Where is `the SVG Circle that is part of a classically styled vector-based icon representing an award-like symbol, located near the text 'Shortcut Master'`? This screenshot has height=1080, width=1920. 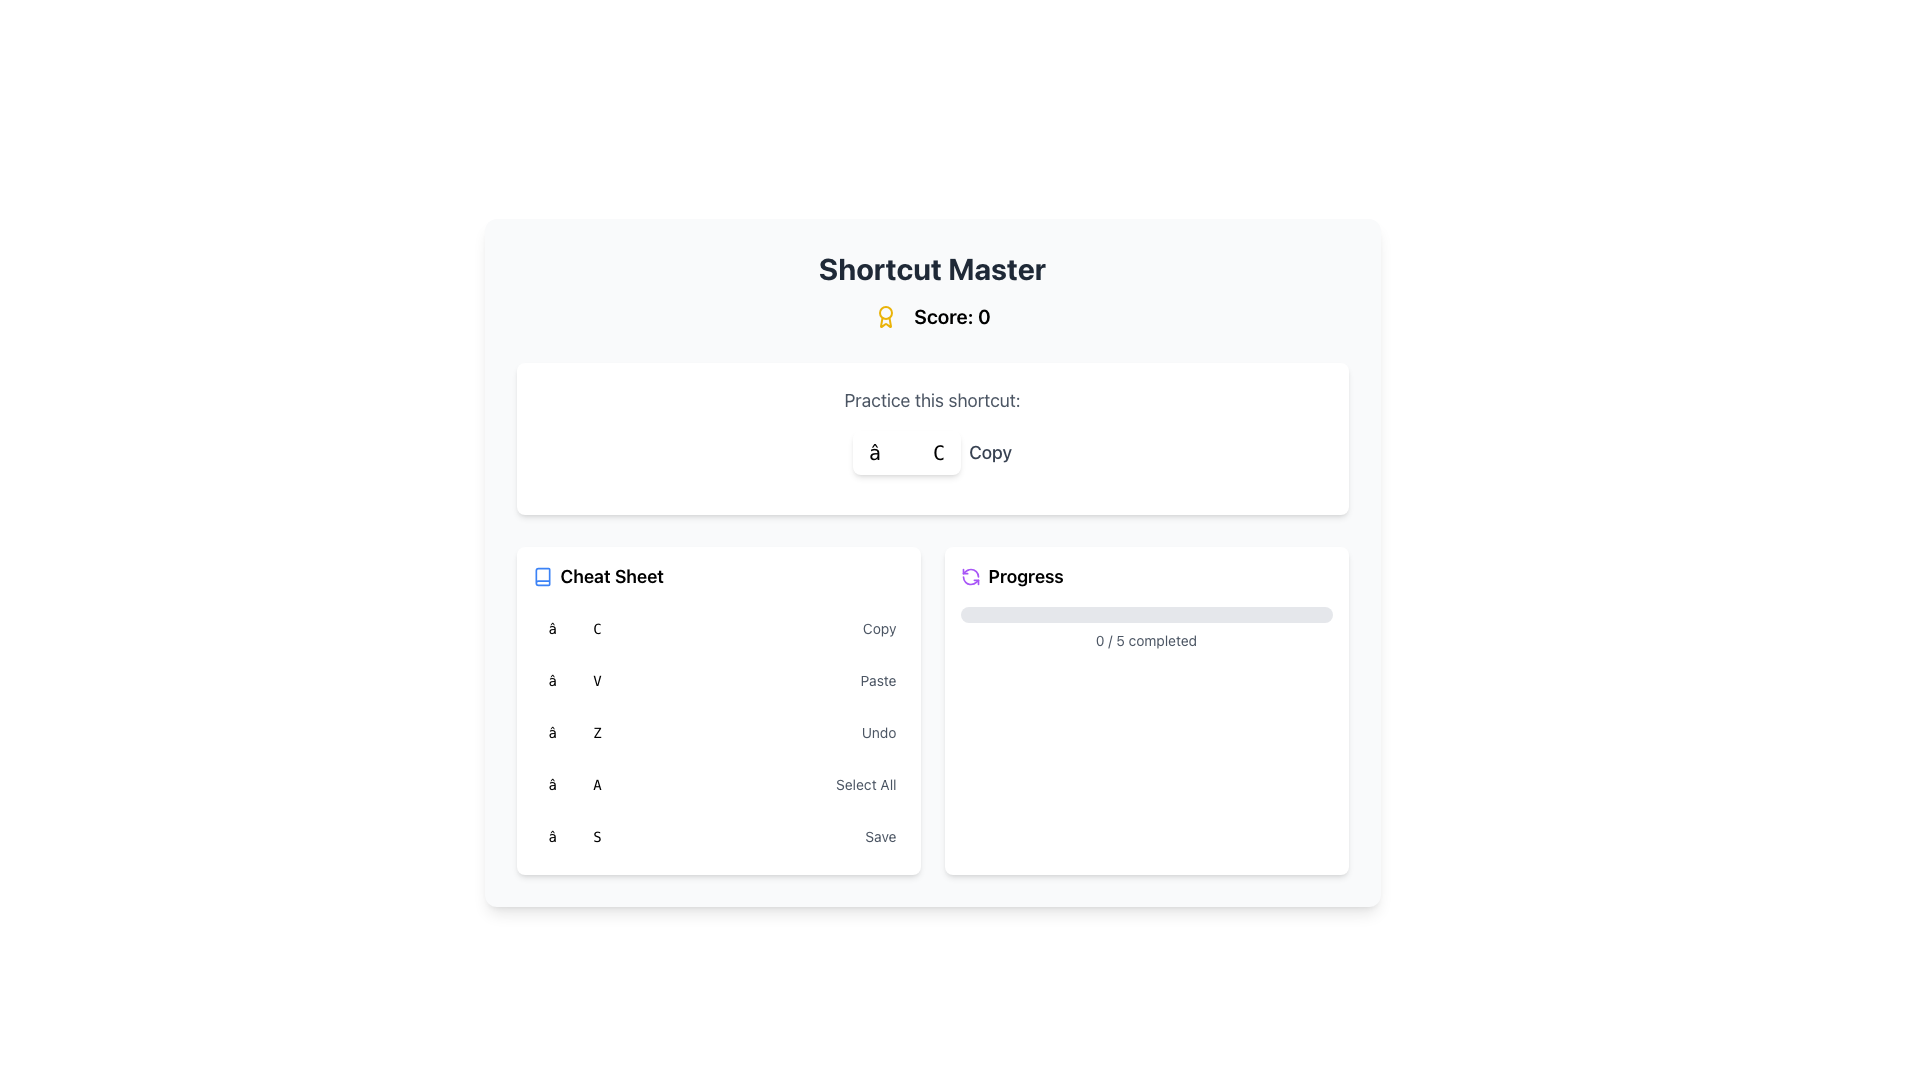 the SVG Circle that is part of a classically styled vector-based icon representing an award-like symbol, located near the text 'Shortcut Master' is located at coordinates (885, 312).